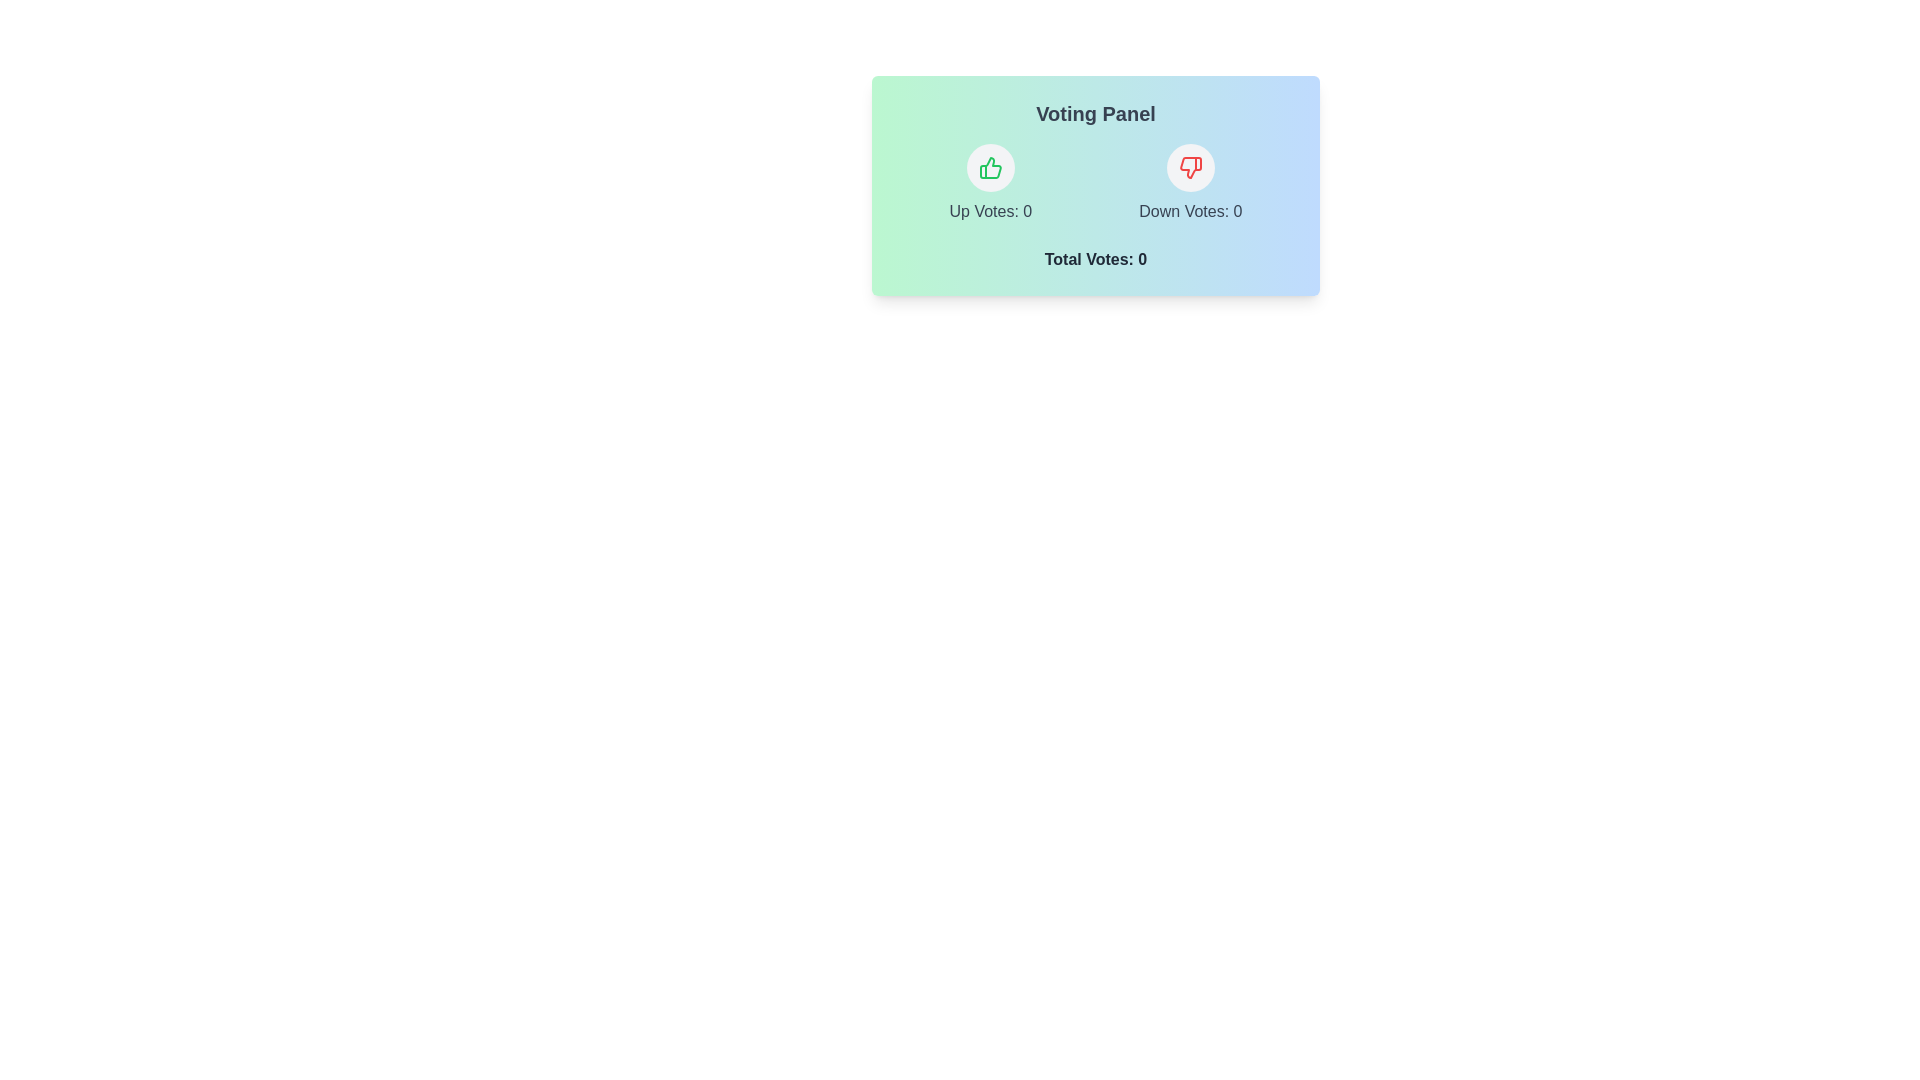 The width and height of the screenshot is (1920, 1080). What do you see at coordinates (990, 167) in the screenshot?
I see `the circular button with a light gray background that turns green on hover, featuring a green thumbs-up icon, located above the 'Up Votes: 0' label in the Voting Panel` at bounding box center [990, 167].